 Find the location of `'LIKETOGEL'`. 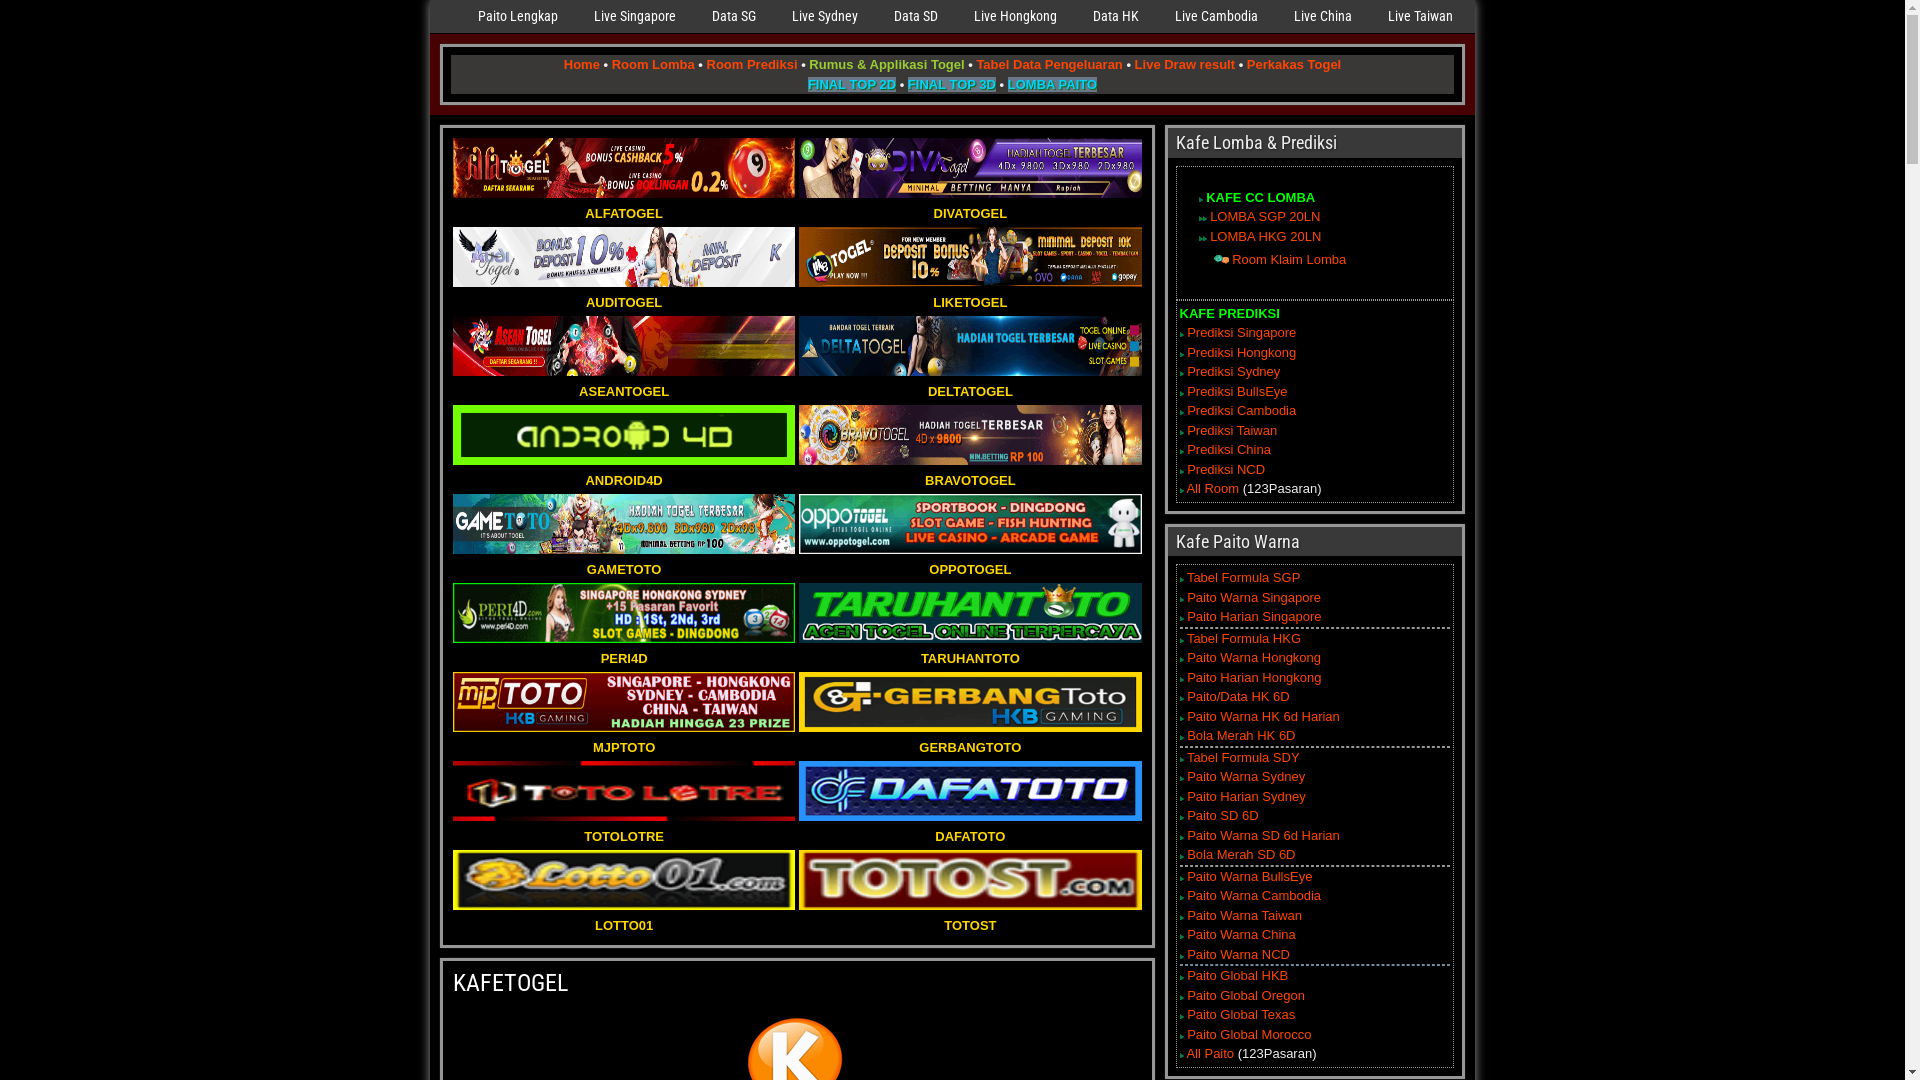

'LIKETOGEL' is located at coordinates (969, 292).